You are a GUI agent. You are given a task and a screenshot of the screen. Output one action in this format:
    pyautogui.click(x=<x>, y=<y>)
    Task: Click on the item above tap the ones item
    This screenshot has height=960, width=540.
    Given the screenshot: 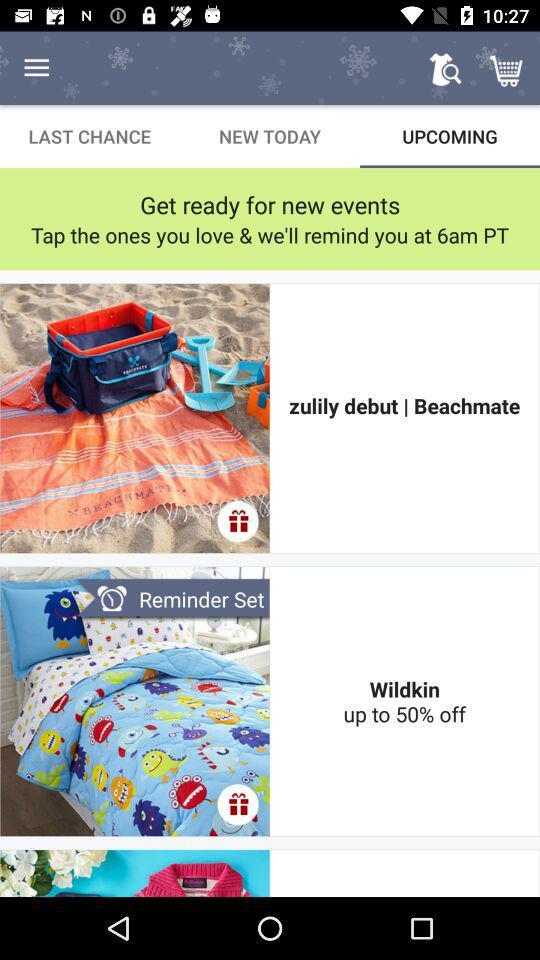 What is the action you would take?
    pyautogui.click(x=270, y=204)
    